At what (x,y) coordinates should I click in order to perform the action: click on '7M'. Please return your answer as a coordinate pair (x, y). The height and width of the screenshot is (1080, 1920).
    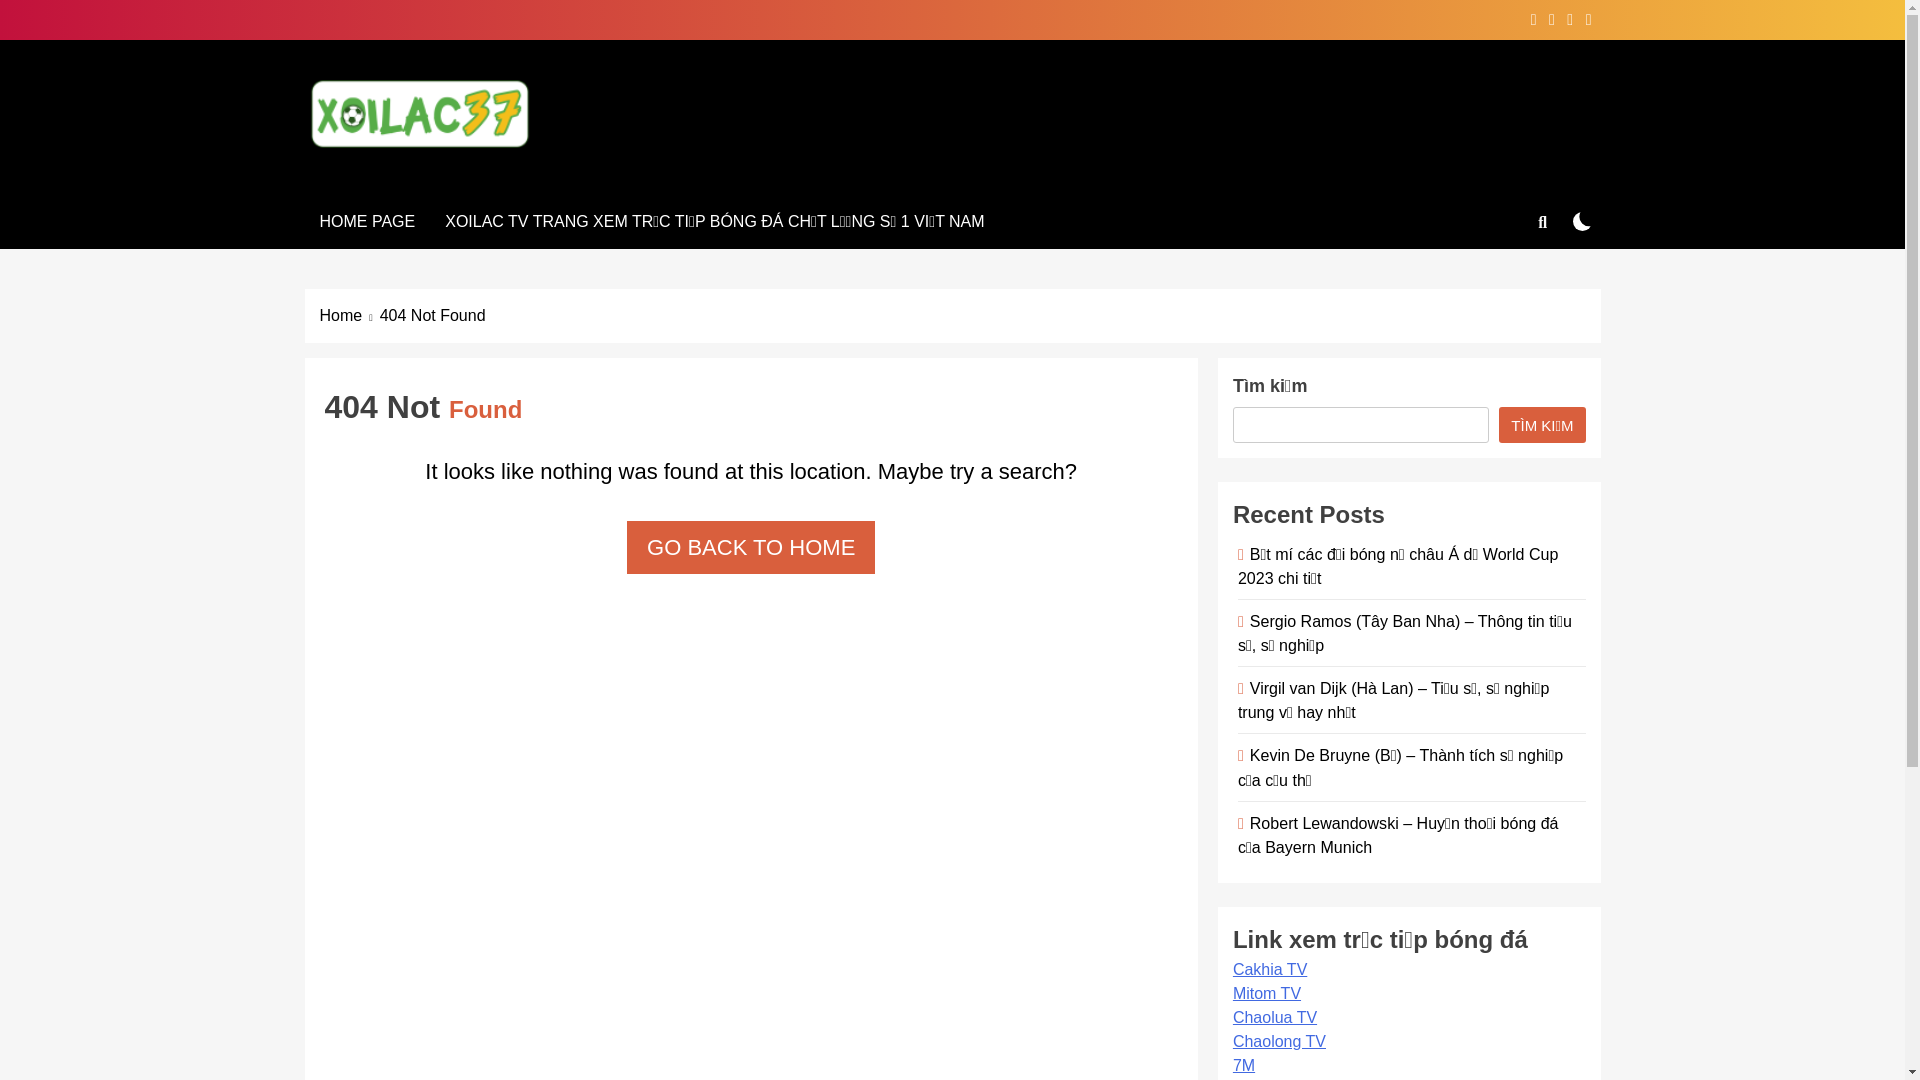
    Looking at the image, I should click on (1242, 1064).